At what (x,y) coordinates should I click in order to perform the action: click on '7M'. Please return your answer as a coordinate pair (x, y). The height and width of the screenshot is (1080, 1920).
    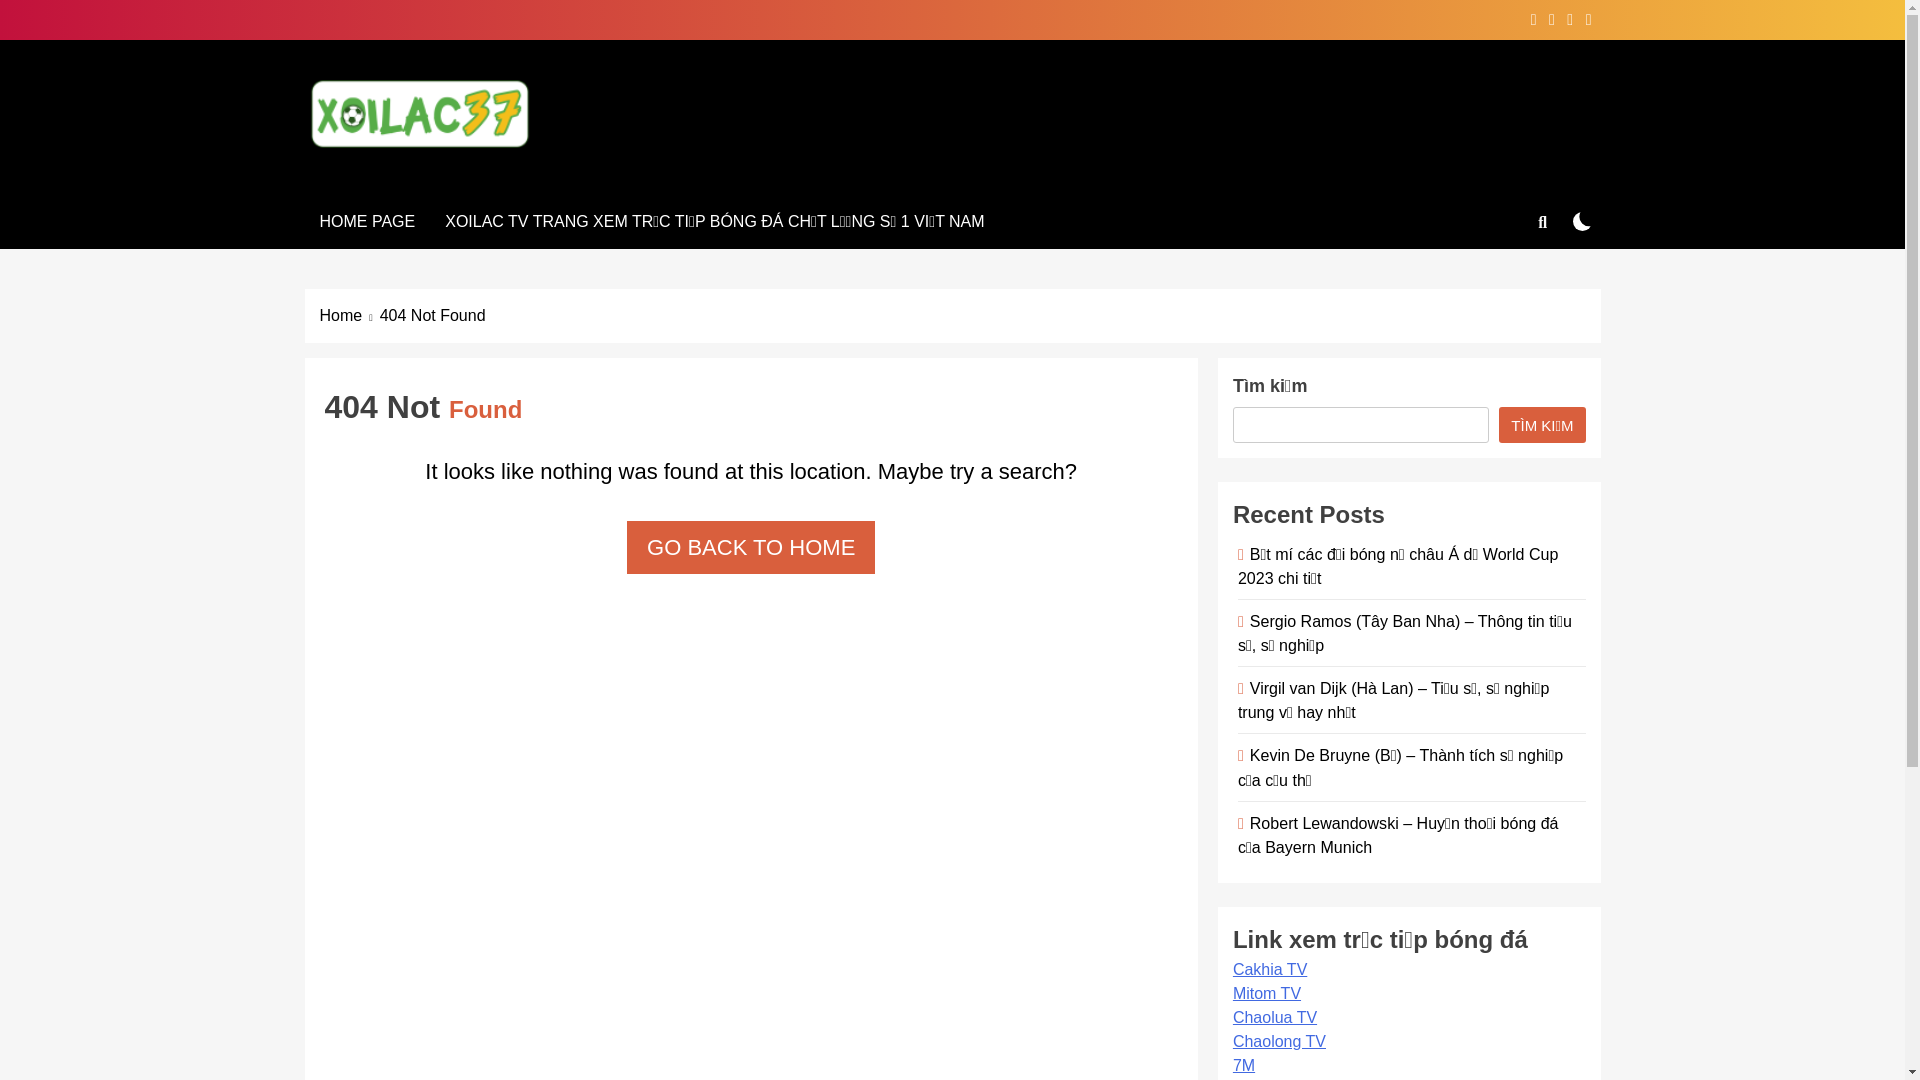
    Looking at the image, I should click on (1242, 1064).